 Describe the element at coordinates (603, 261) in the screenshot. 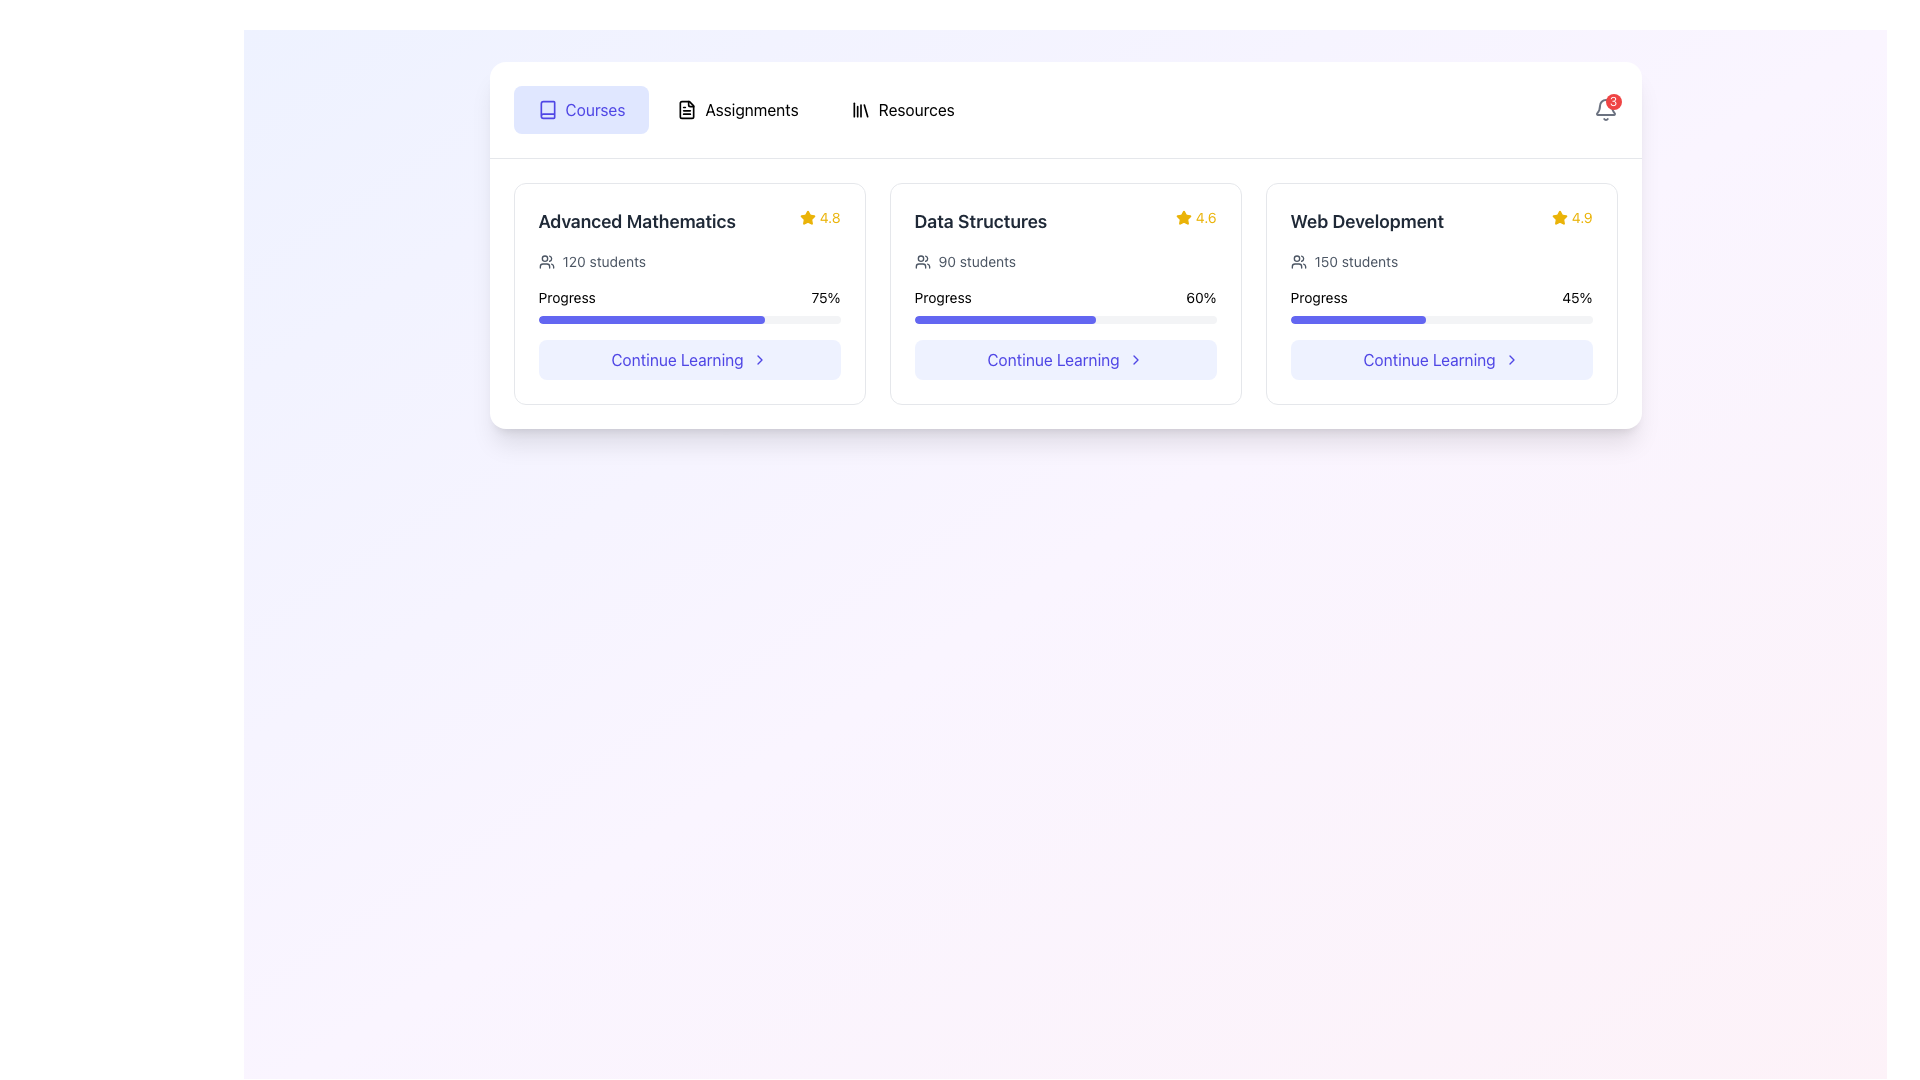

I see `text displayed in the Text Label that shows the number of students enrolled in the 'Advanced Mathematics' course, located within the 'Advanced Mathematics' card, to the right of a people icon, above the progress bar` at that location.